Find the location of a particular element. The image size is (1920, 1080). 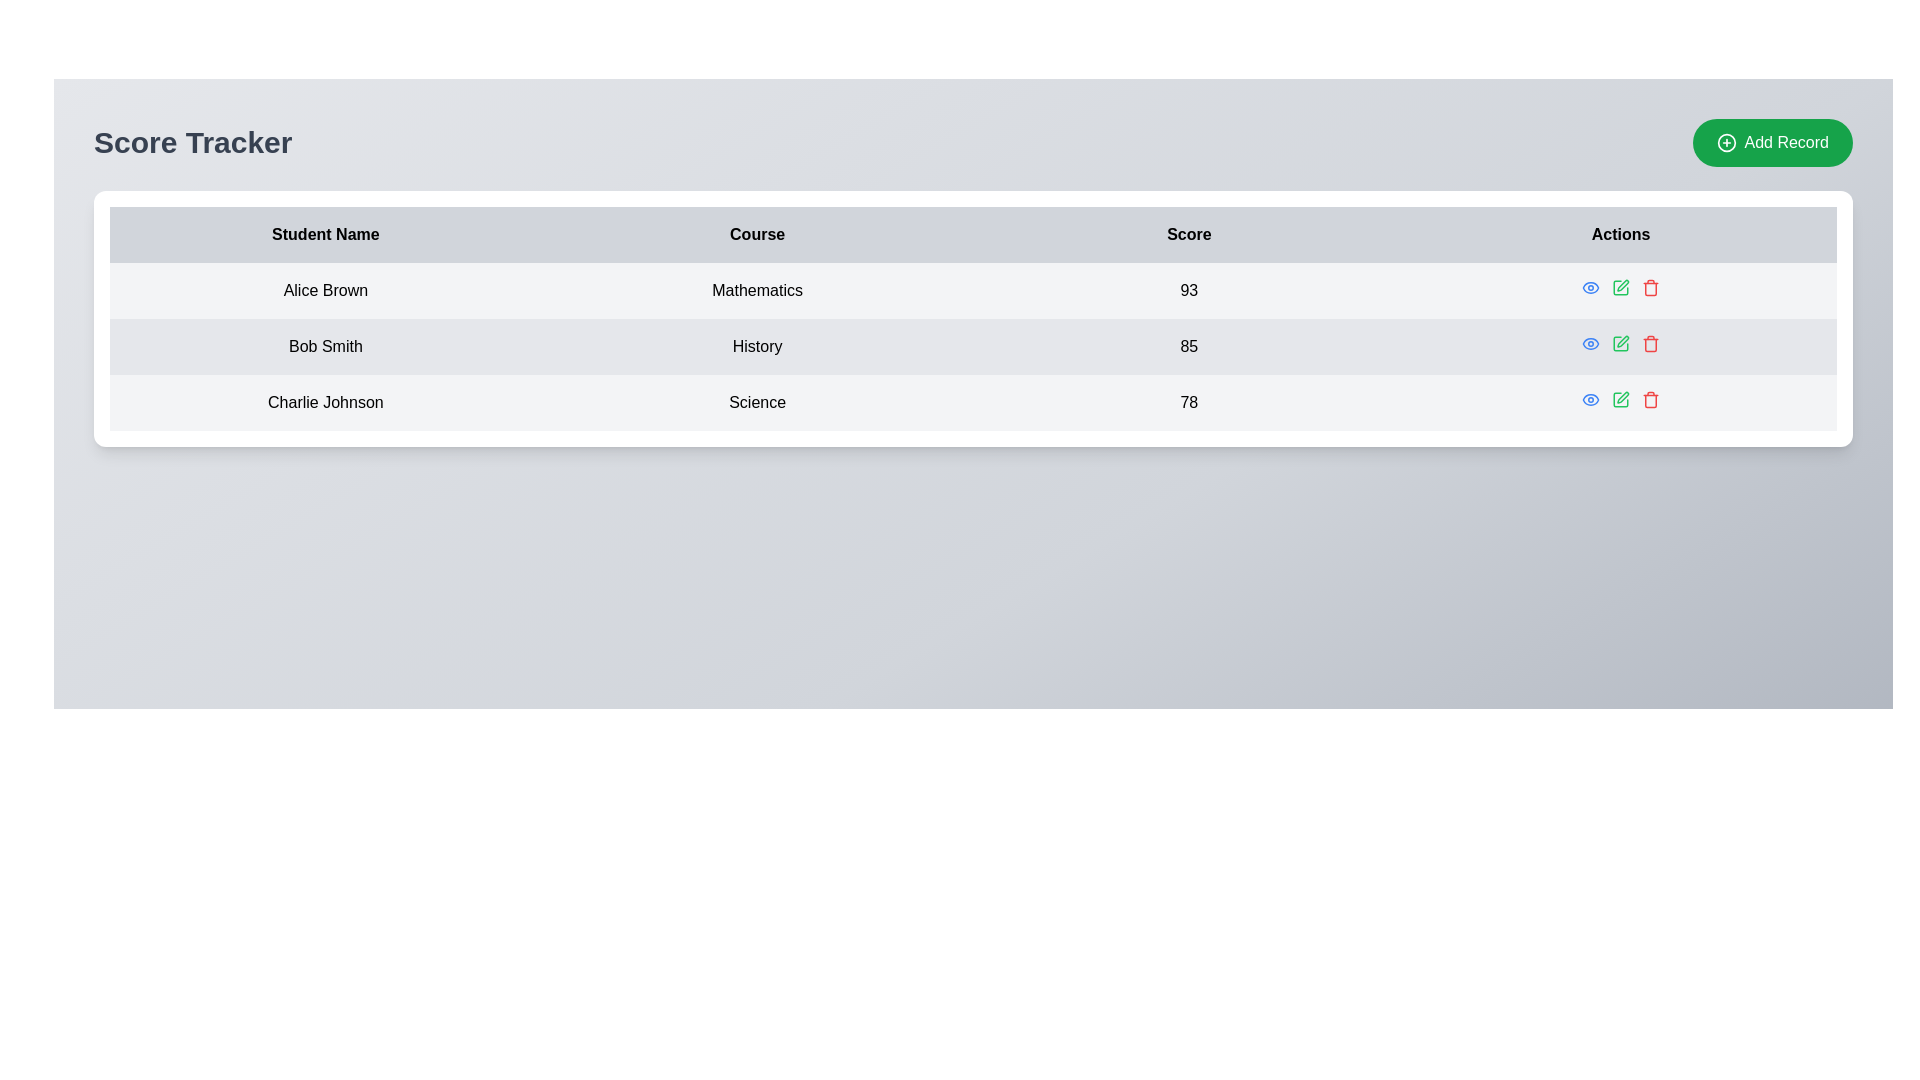

the interactive action icons in the 'Actions' column of the table row for 'Alice Brown' is located at coordinates (1621, 288).